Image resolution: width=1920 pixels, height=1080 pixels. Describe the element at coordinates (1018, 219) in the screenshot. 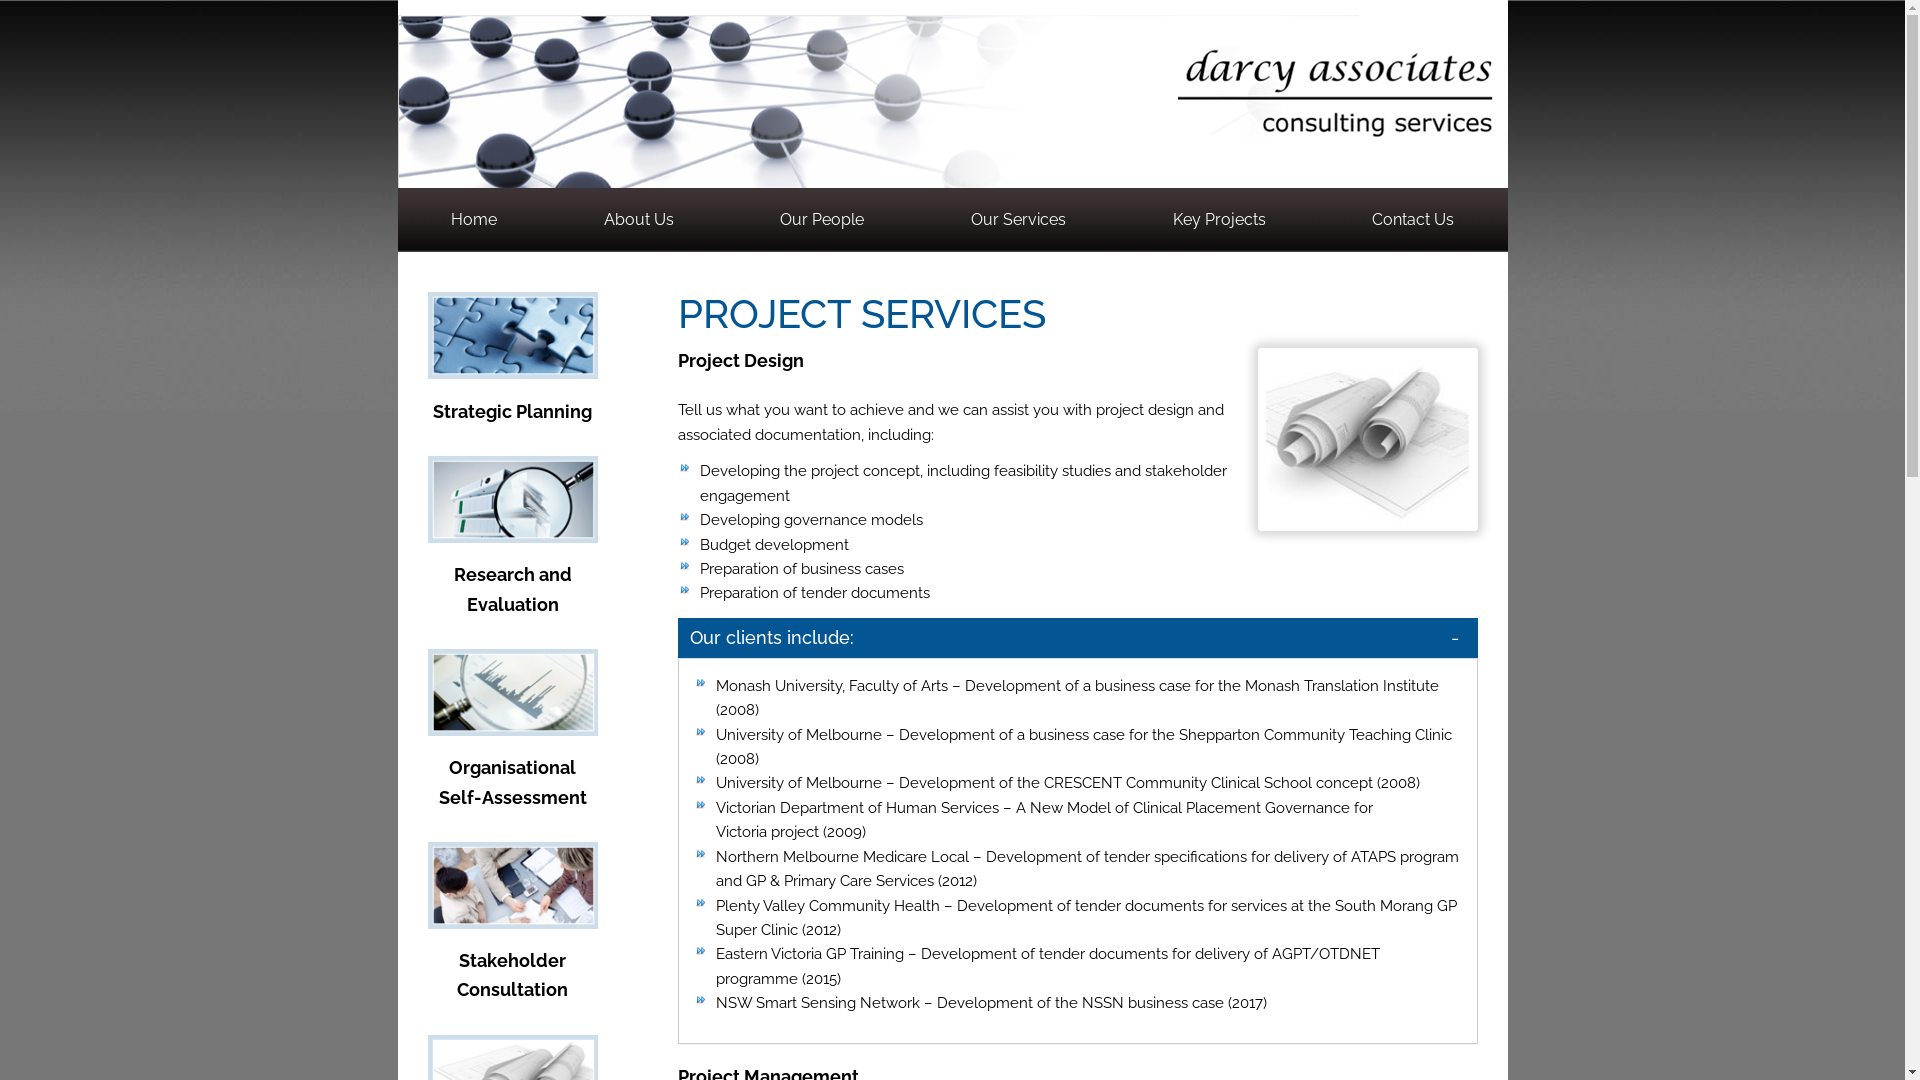

I see `'Our Services'` at that location.